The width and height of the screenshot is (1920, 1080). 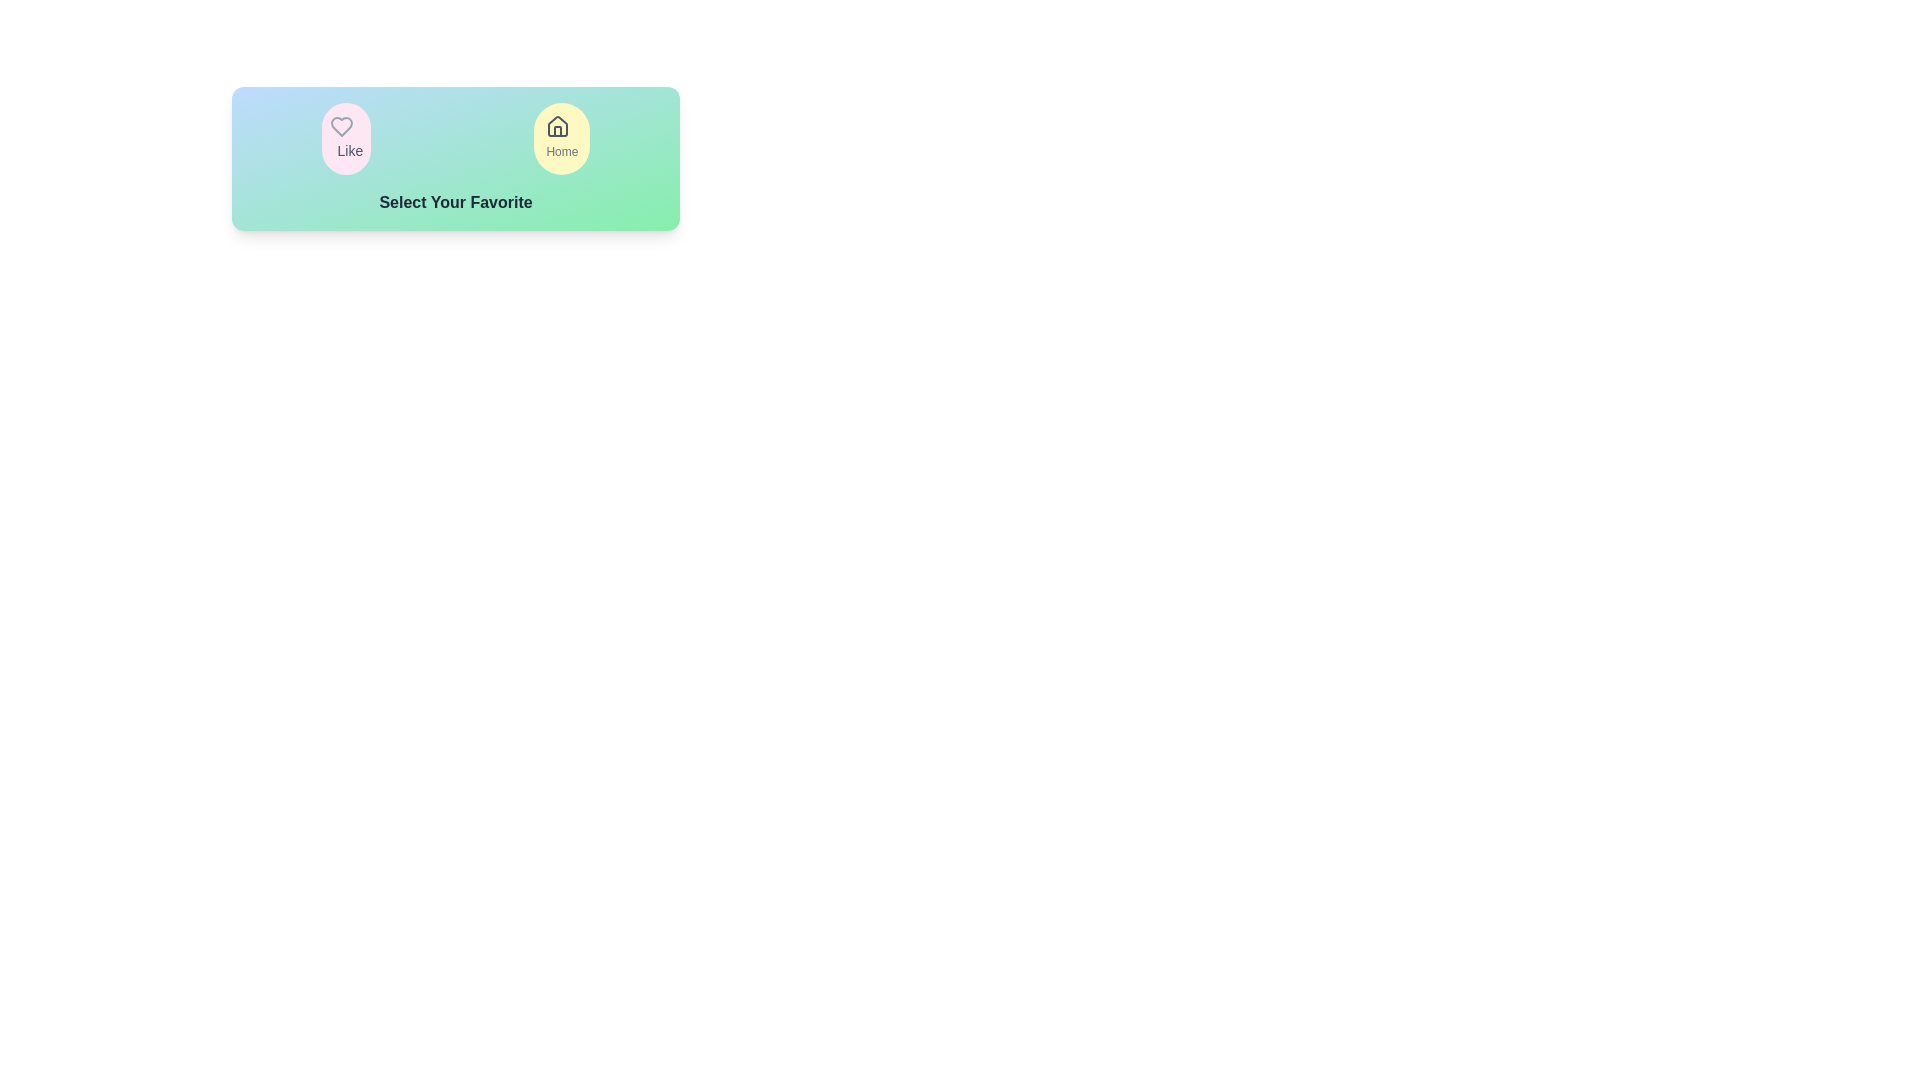 I want to click on the text label that describes the purpose of the 'Home' button, which is located underneath the house-shaped icon on the right side of the interface, so click(x=561, y=150).